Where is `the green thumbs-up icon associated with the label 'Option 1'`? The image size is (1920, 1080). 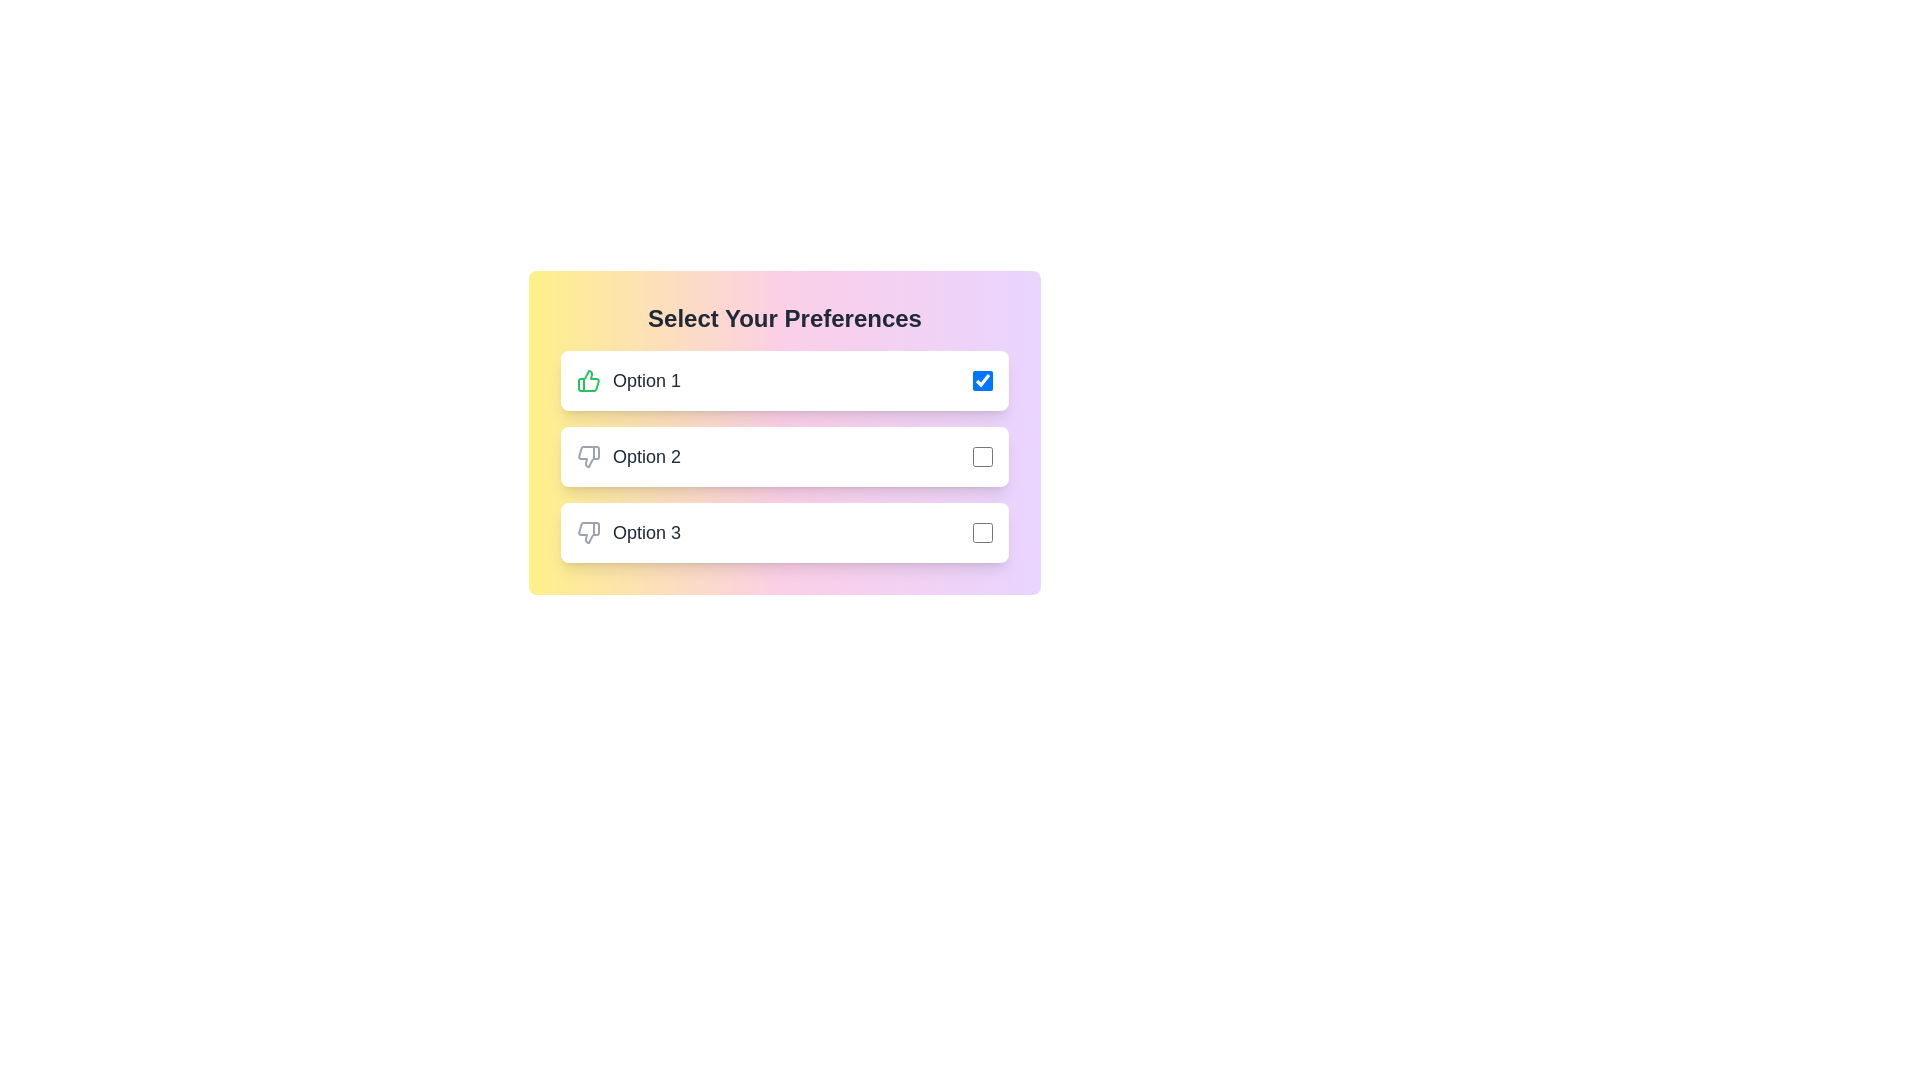
the green thumbs-up icon associated with the label 'Option 1' is located at coordinates (588, 381).